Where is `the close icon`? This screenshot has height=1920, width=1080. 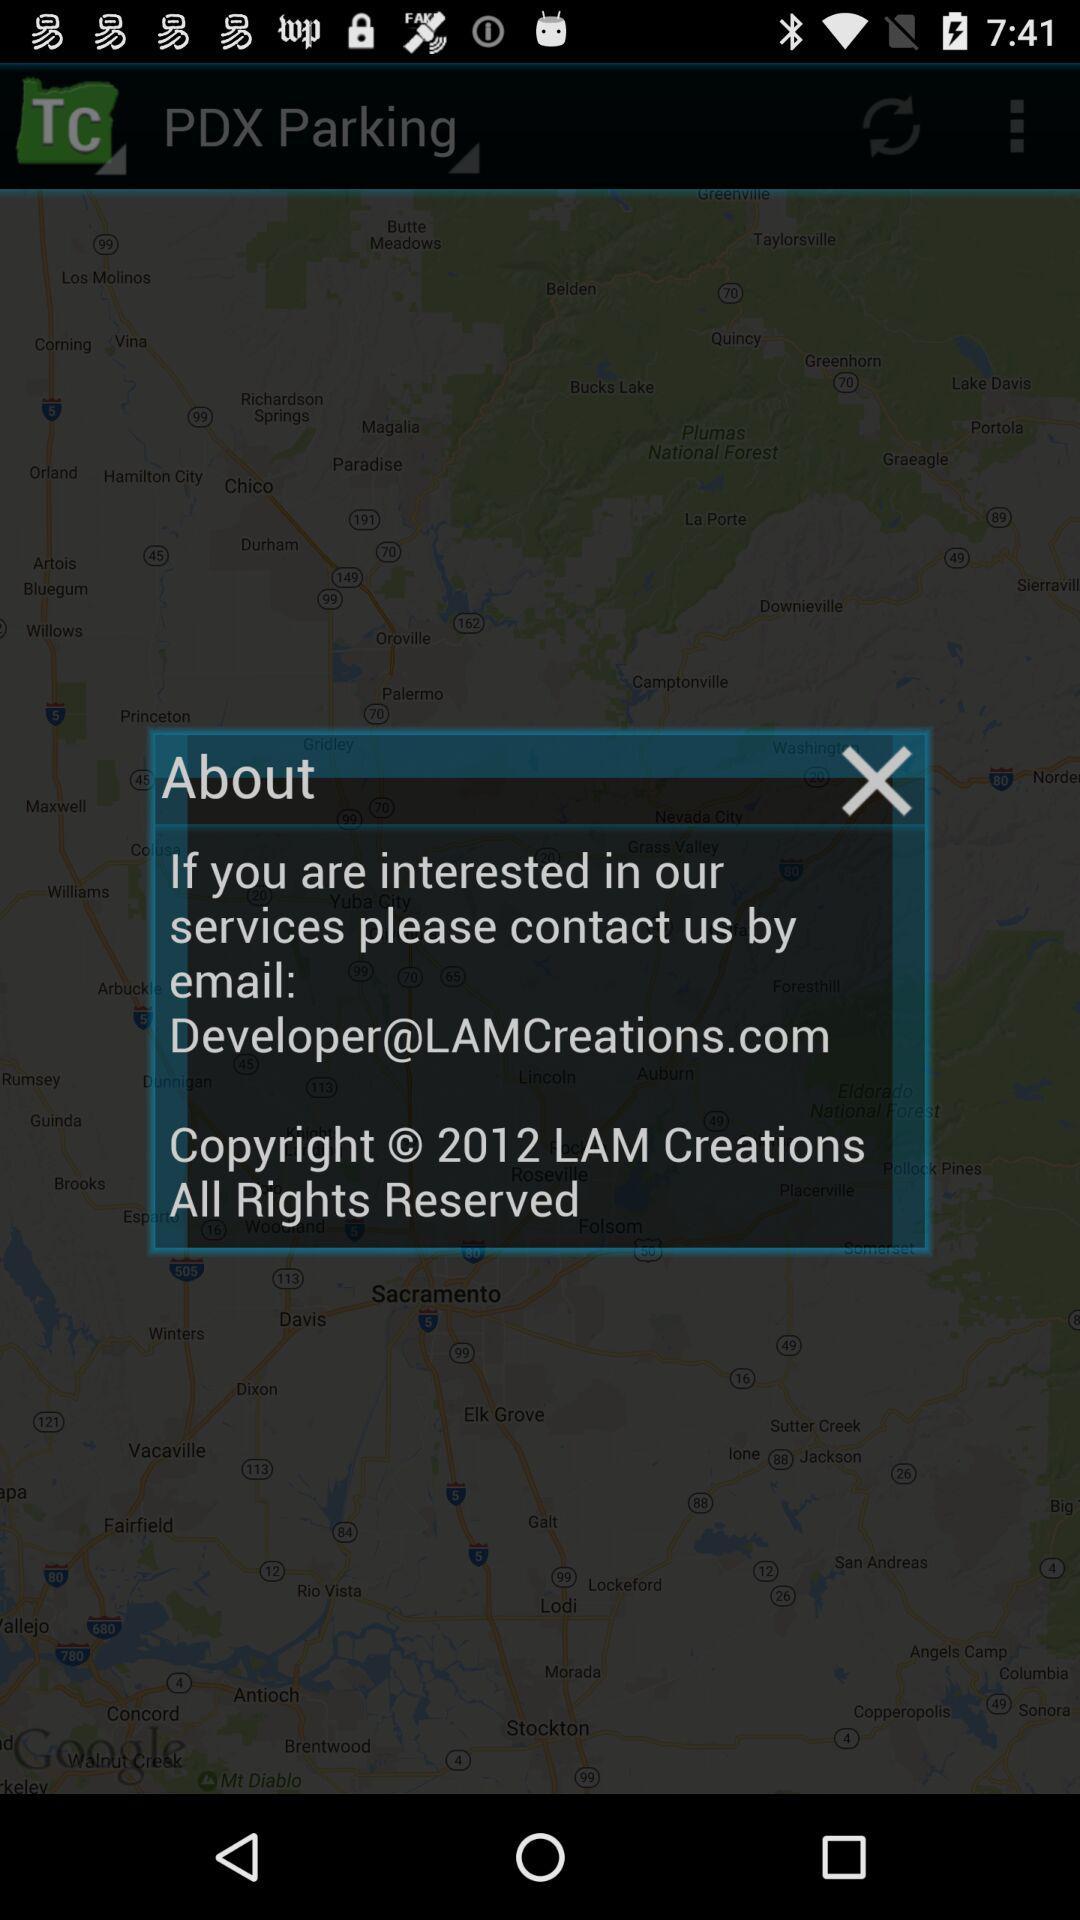
the close icon is located at coordinates (876, 835).